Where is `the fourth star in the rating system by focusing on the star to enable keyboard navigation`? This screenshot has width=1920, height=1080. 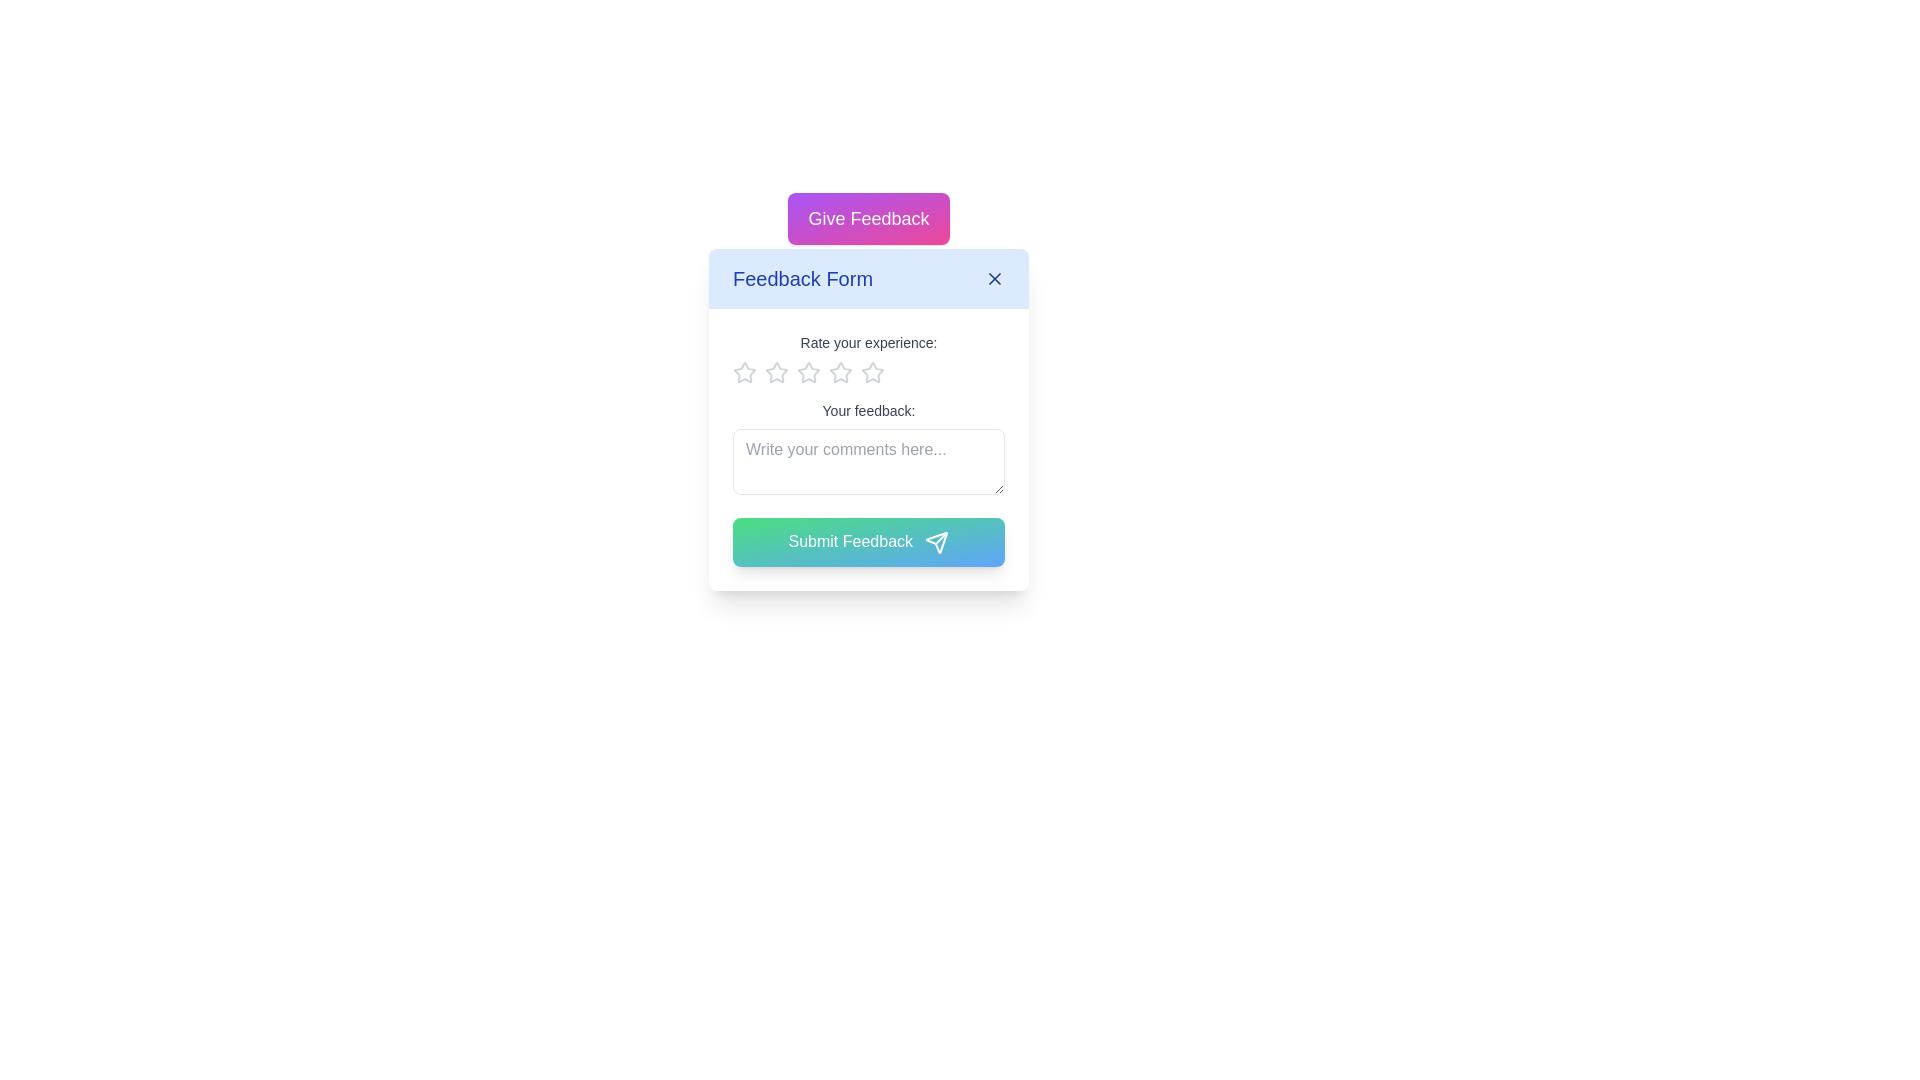
the fourth star in the rating system by focusing on the star to enable keyboard navigation is located at coordinates (840, 373).